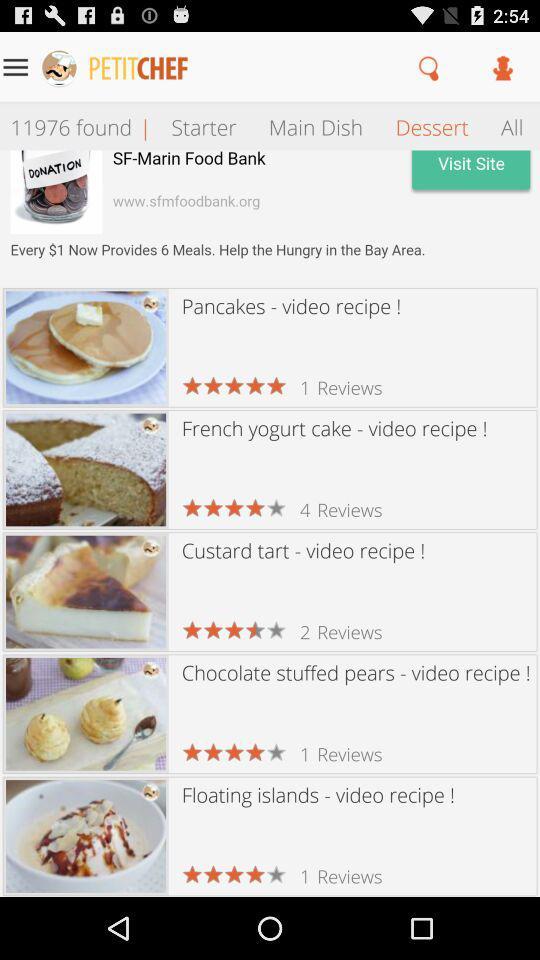 The height and width of the screenshot is (960, 540). What do you see at coordinates (270, 218) in the screenshot?
I see `open webpage of displayed advertisement` at bounding box center [270, 218].